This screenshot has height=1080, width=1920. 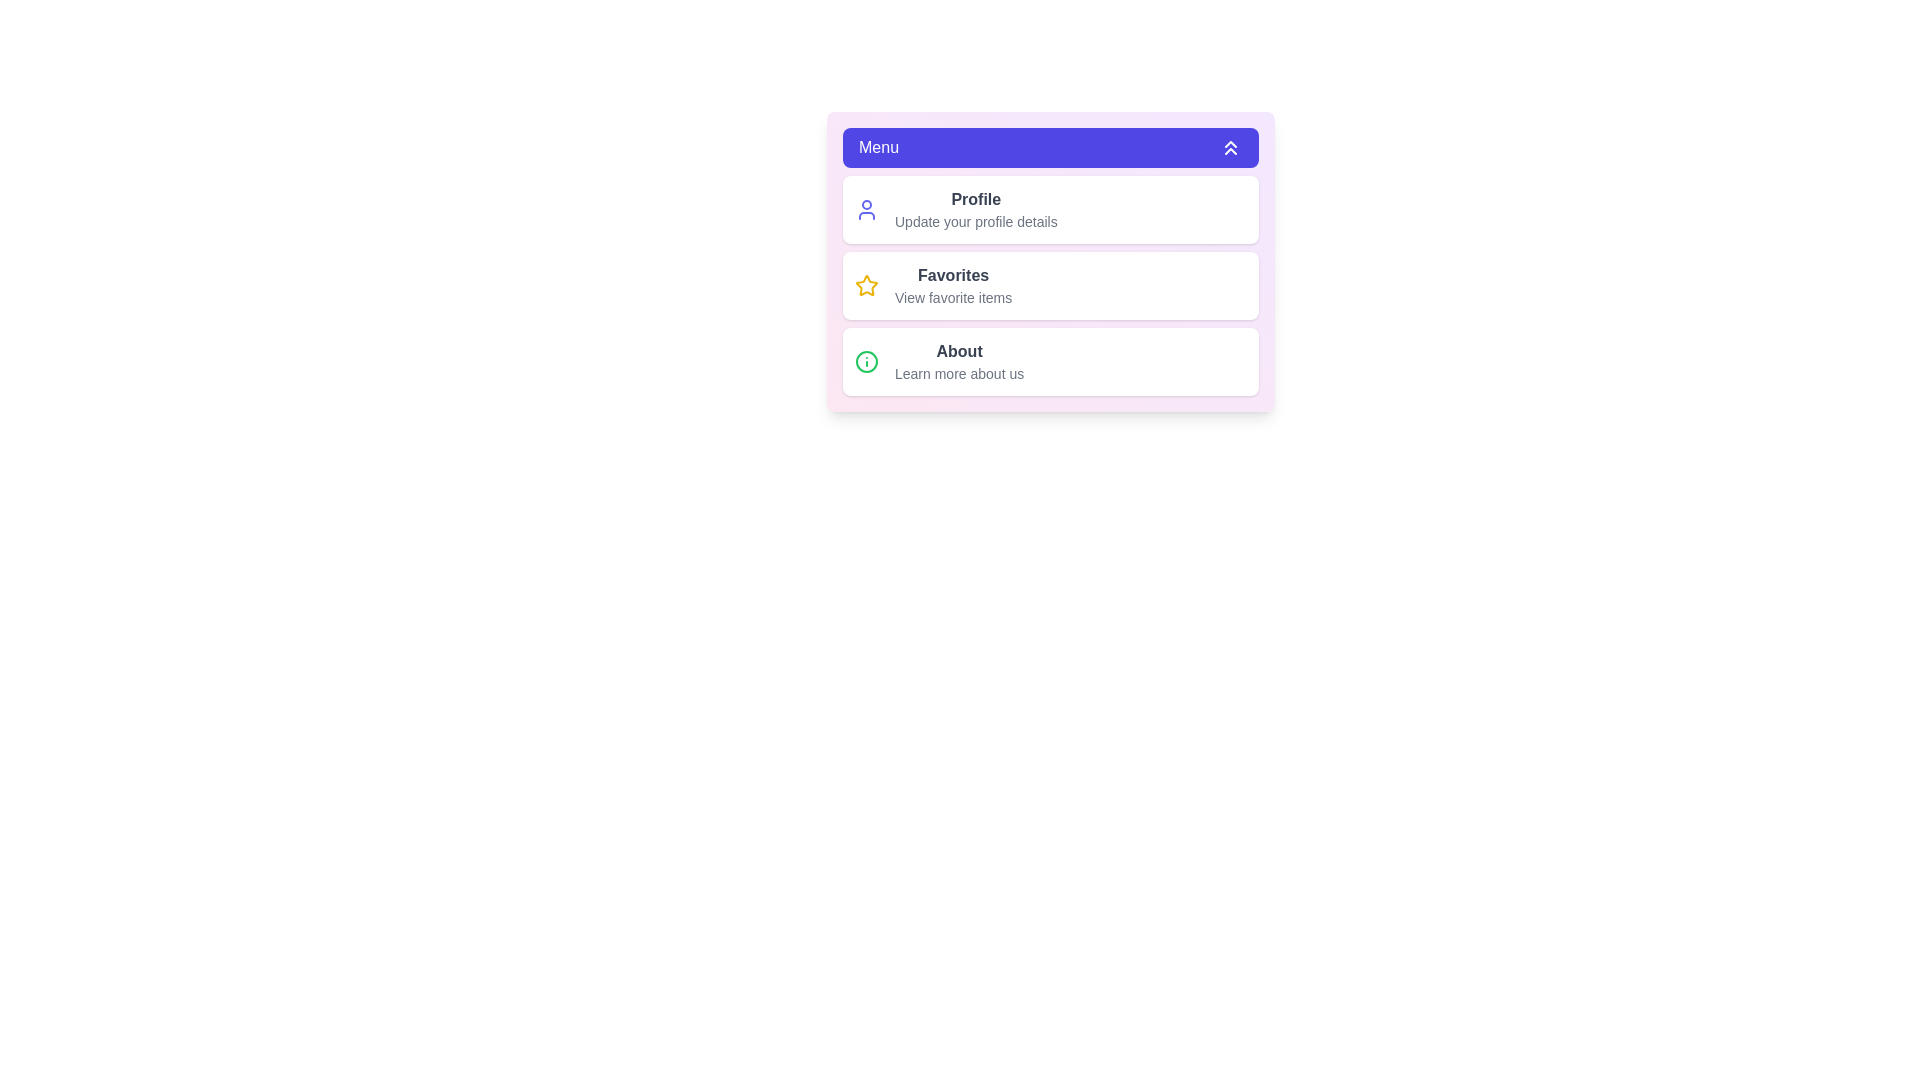 What do you see at coordinates (1050, 209) in the screenshot?
I see `the menu item Profile` at bounding box center [1050, 209].